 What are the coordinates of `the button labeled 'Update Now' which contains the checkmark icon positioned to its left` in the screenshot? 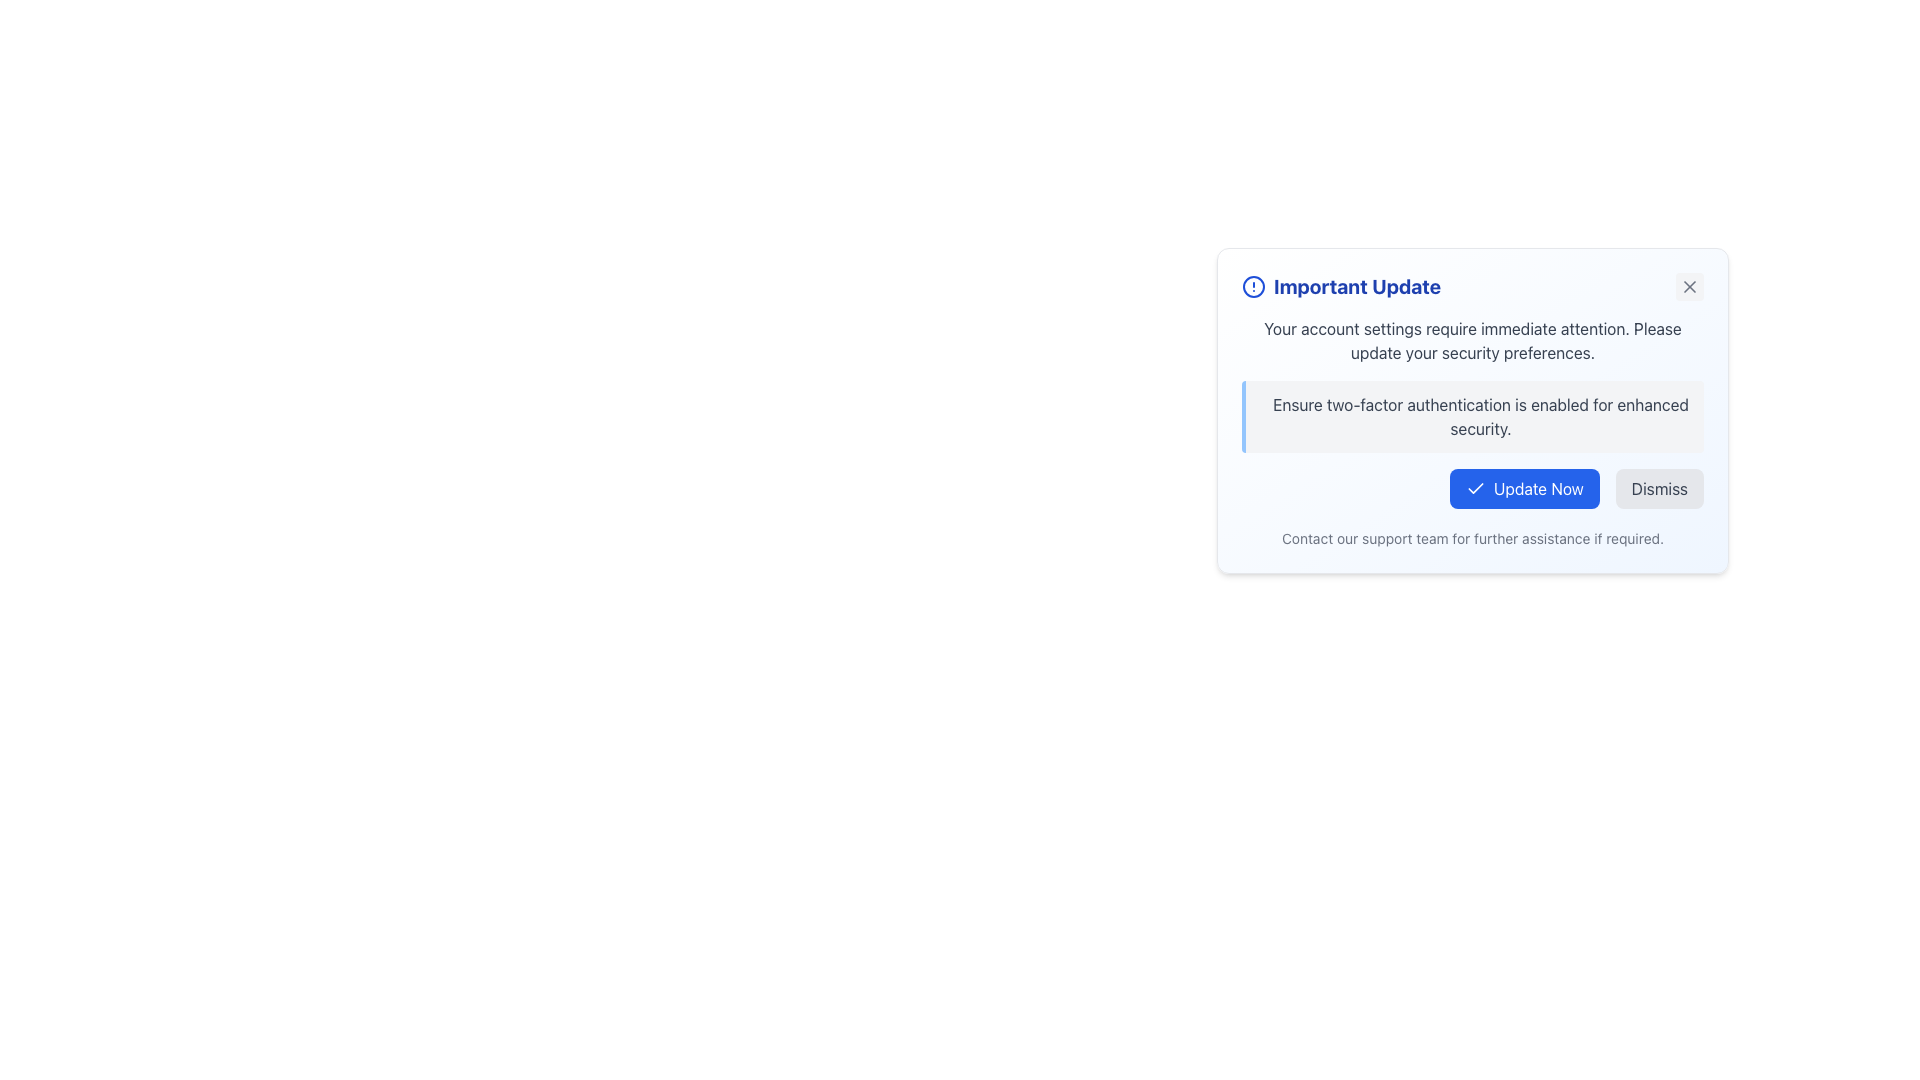 It's located at (1475, 489).